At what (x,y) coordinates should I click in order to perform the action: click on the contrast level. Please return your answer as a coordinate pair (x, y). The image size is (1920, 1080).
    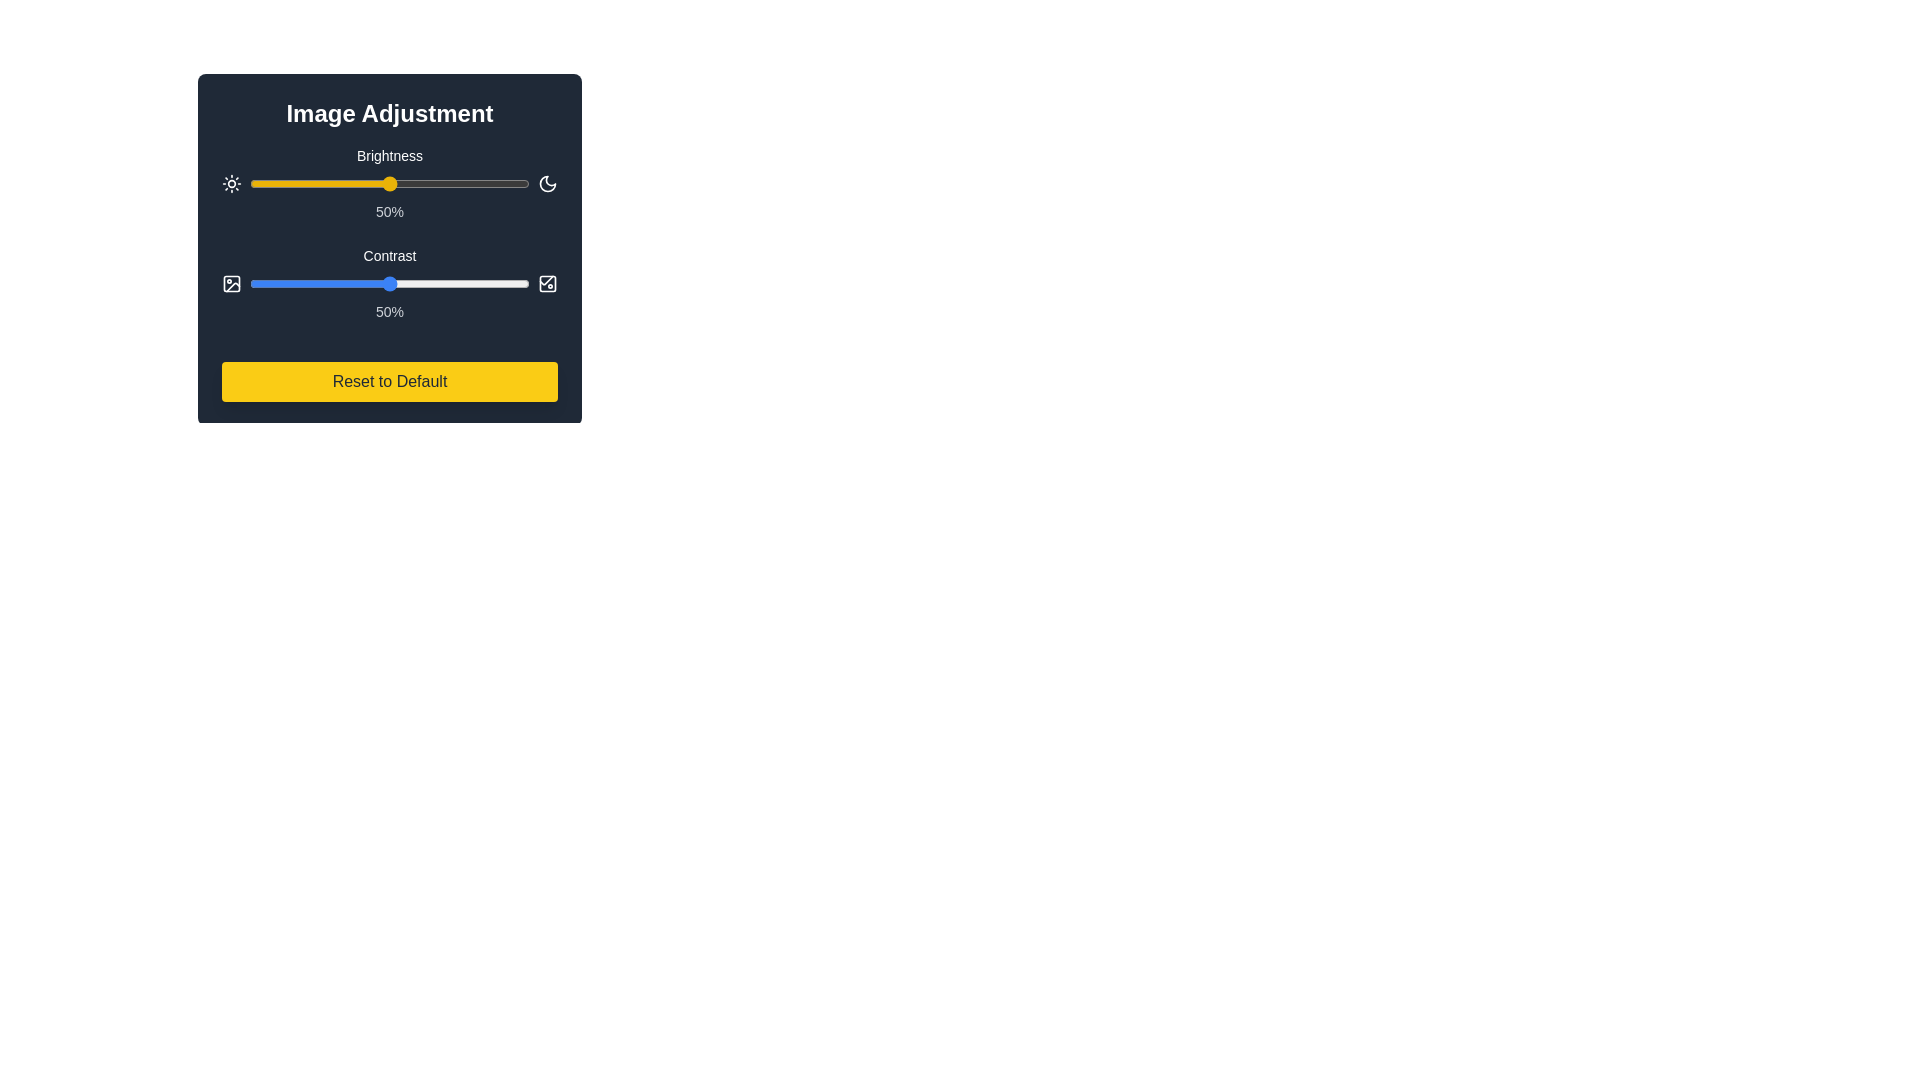
    Looking at the image, I should click on (475, 284).